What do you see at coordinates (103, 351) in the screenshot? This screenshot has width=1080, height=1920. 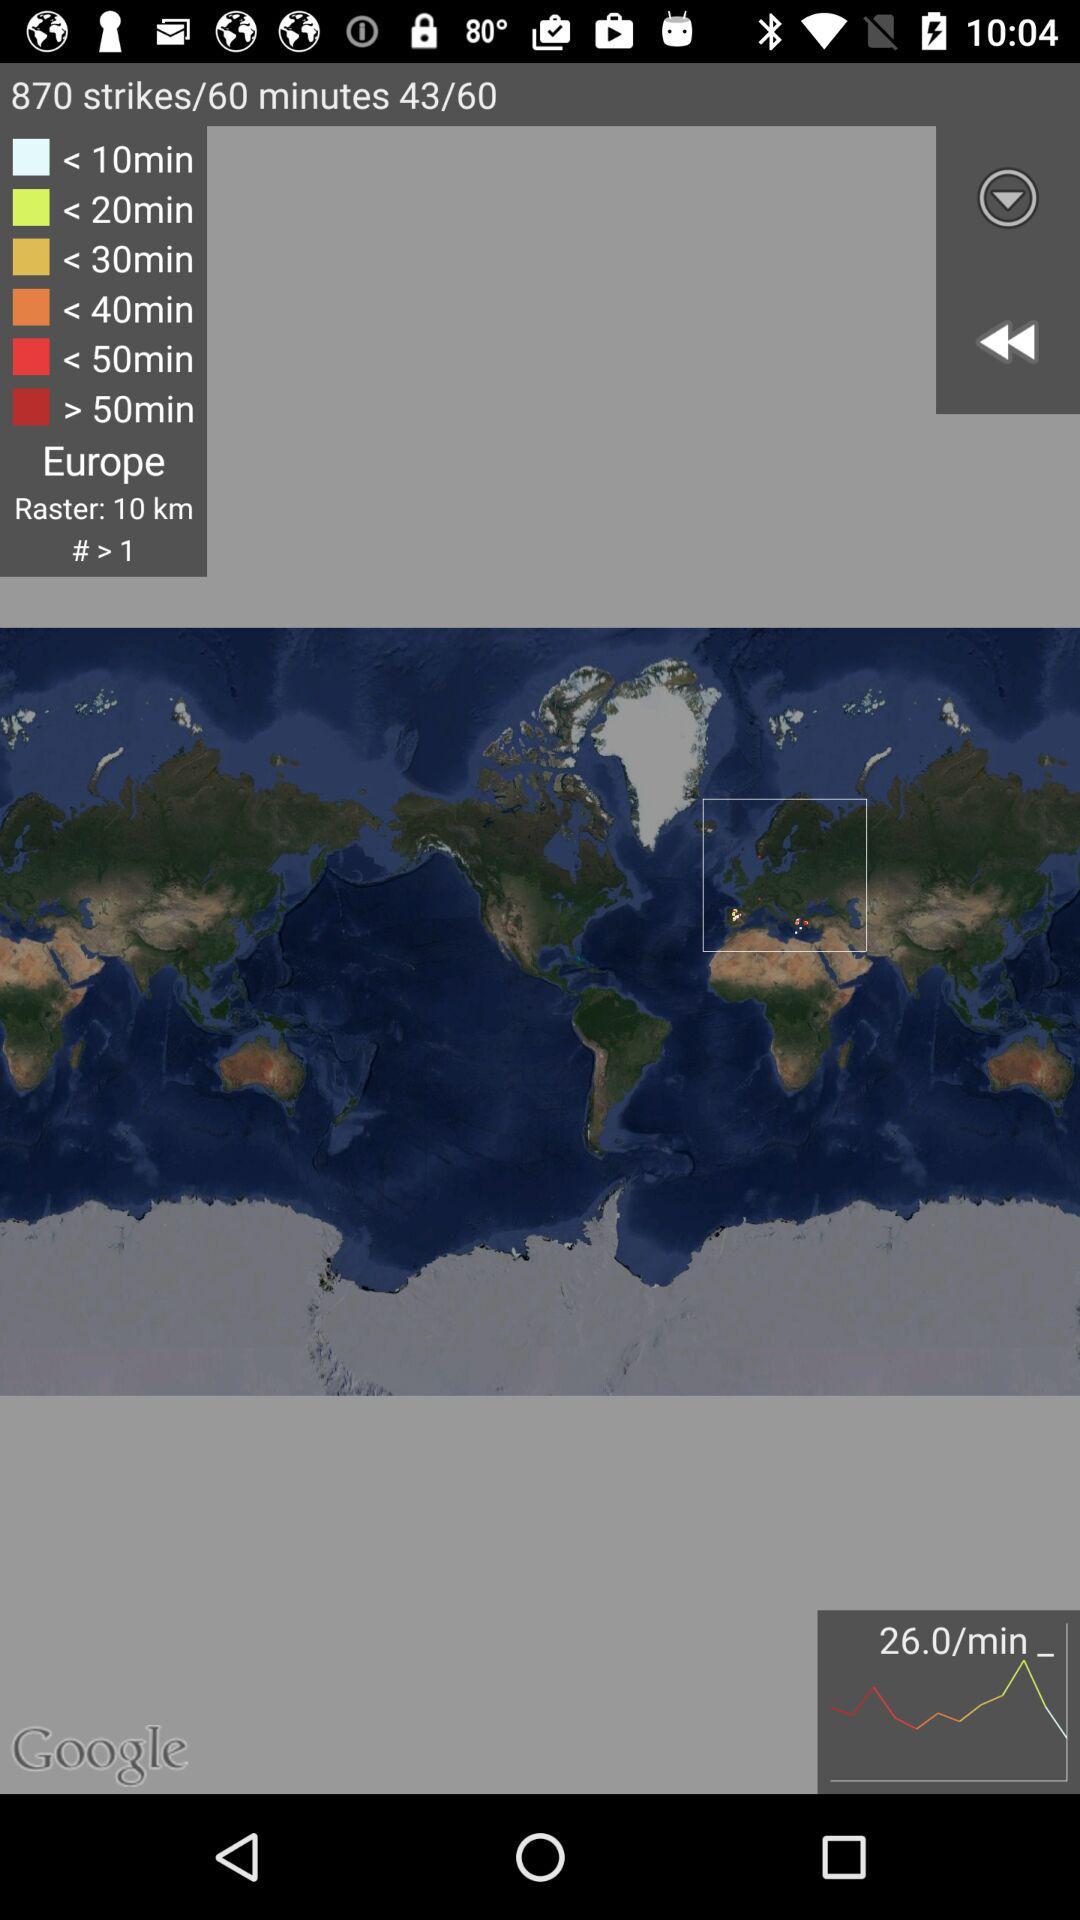 I see `the icon below the 870 strikes 60 item` at bounding box center [103, 351].